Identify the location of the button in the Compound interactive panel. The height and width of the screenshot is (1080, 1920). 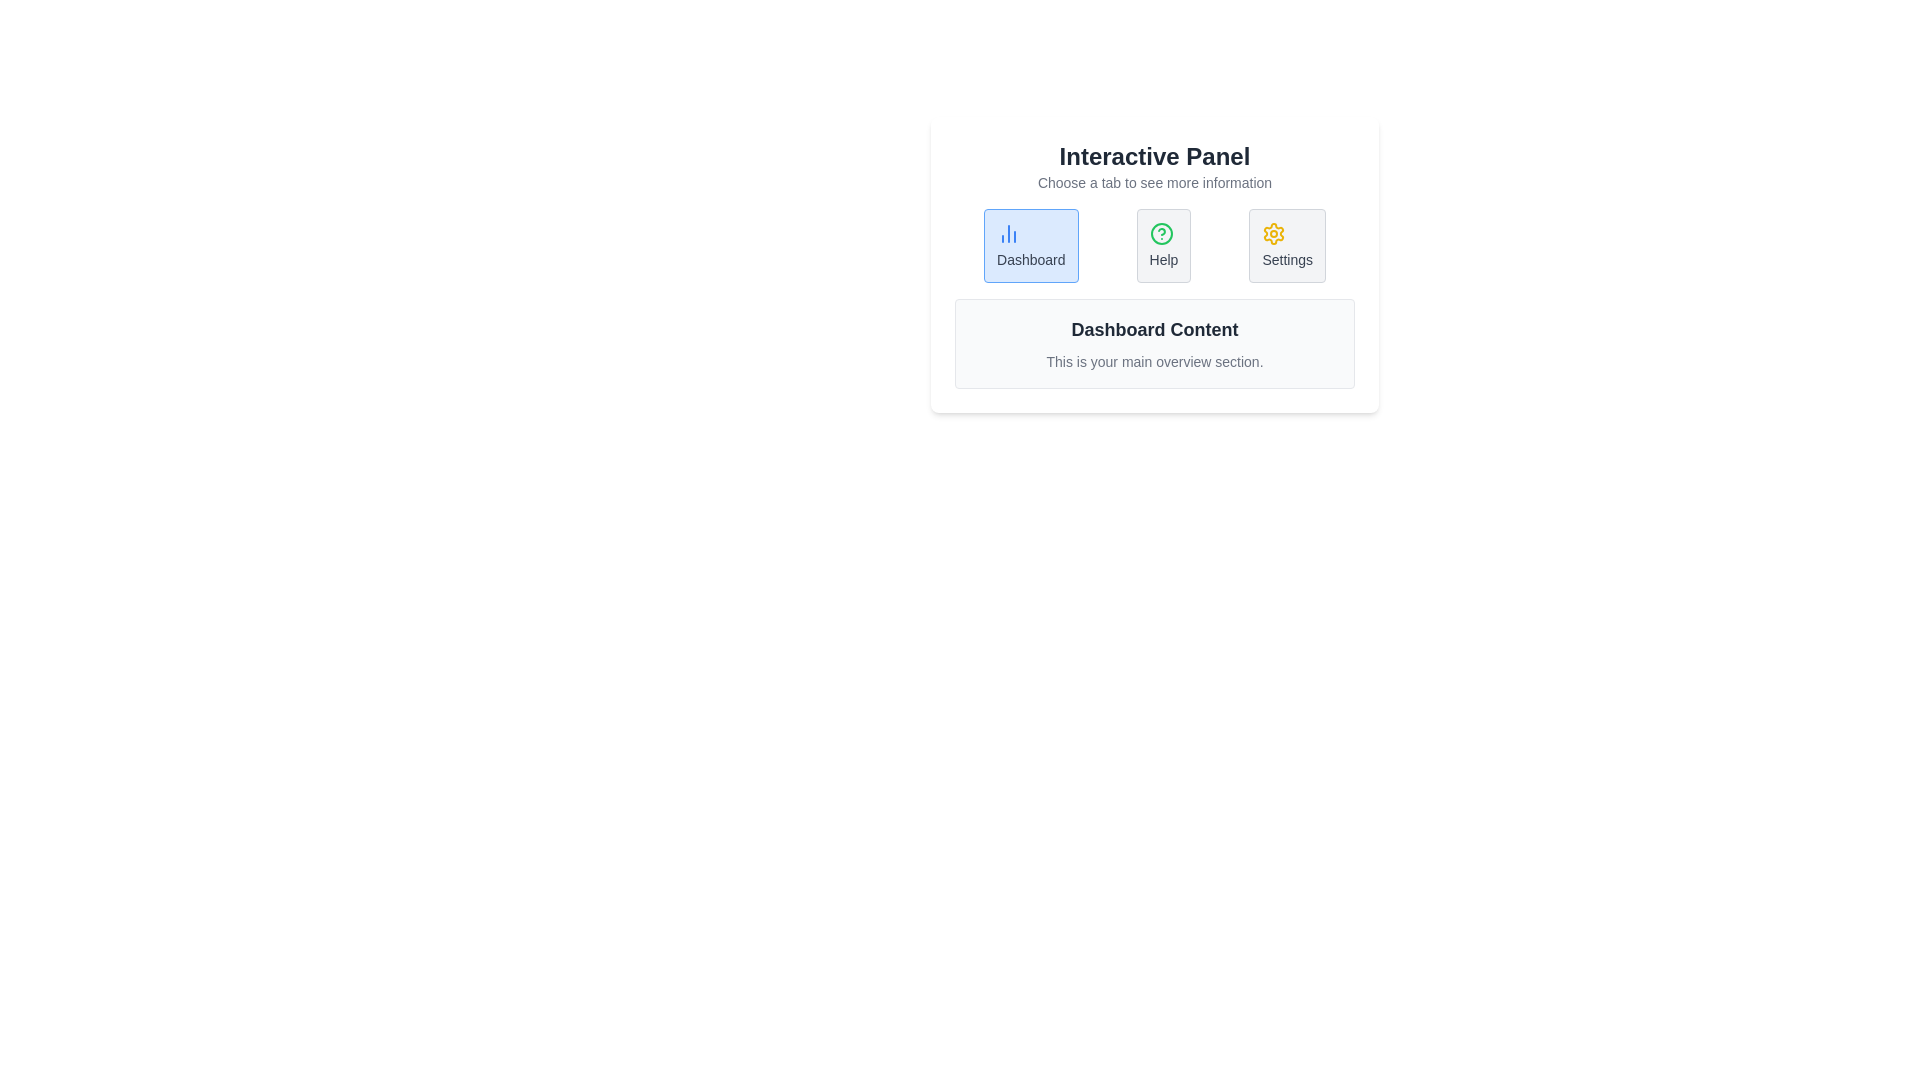
(1155, 264).